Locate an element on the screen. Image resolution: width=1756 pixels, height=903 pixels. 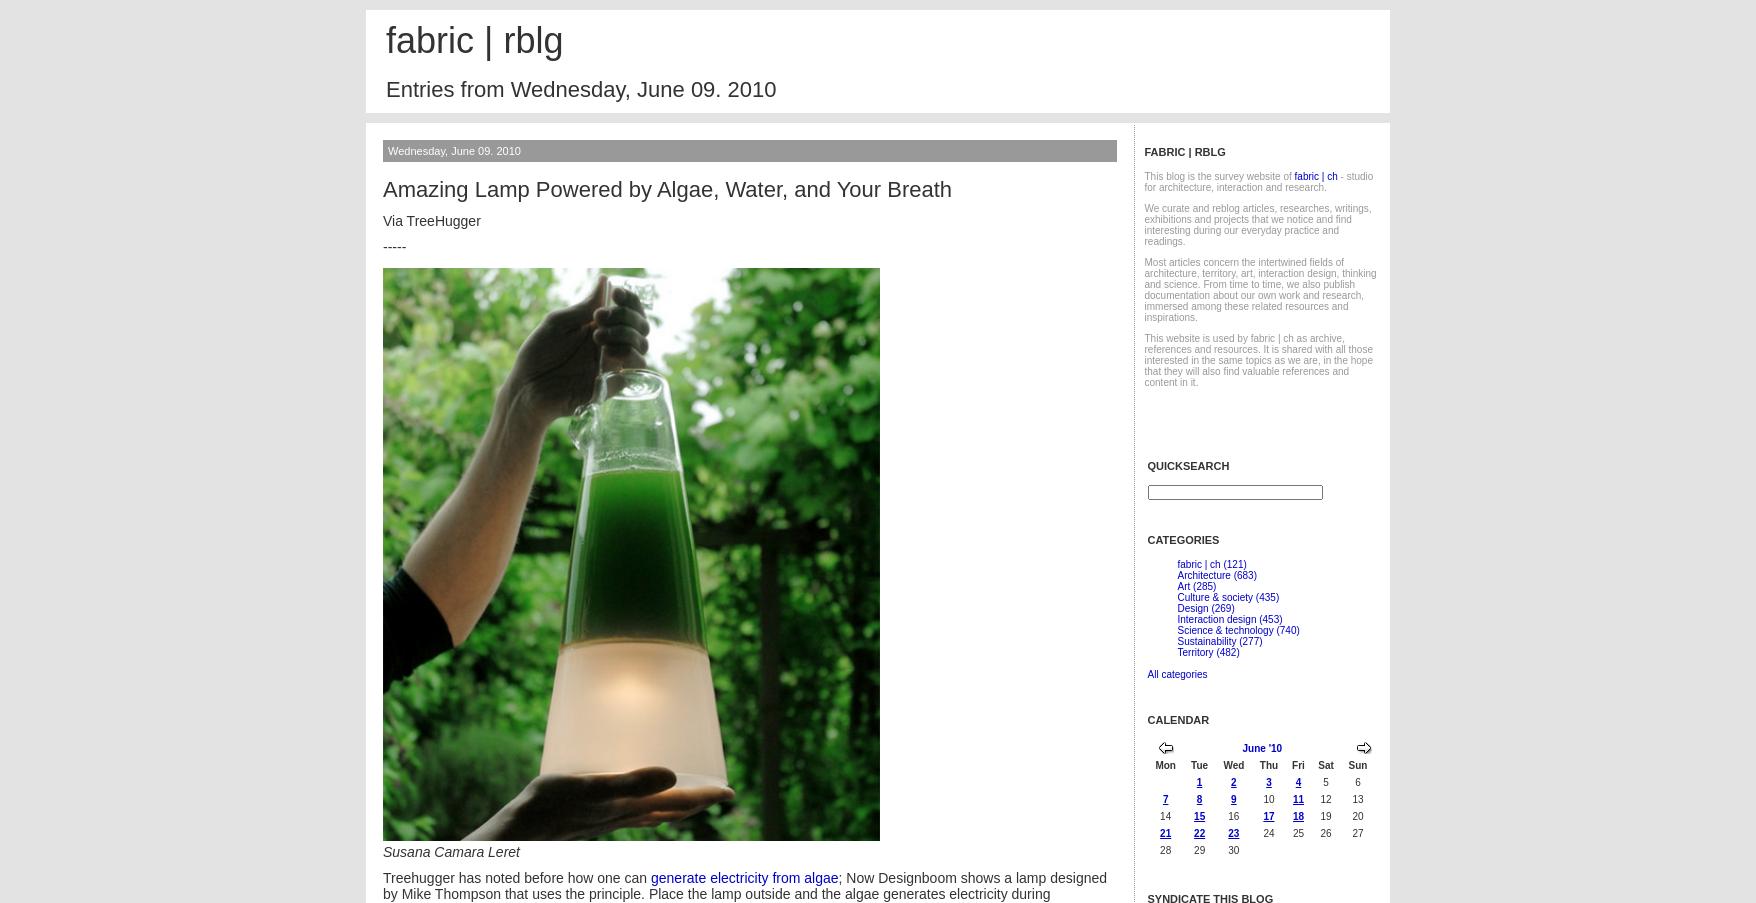
'11' is located at coordinates (1297, 798).